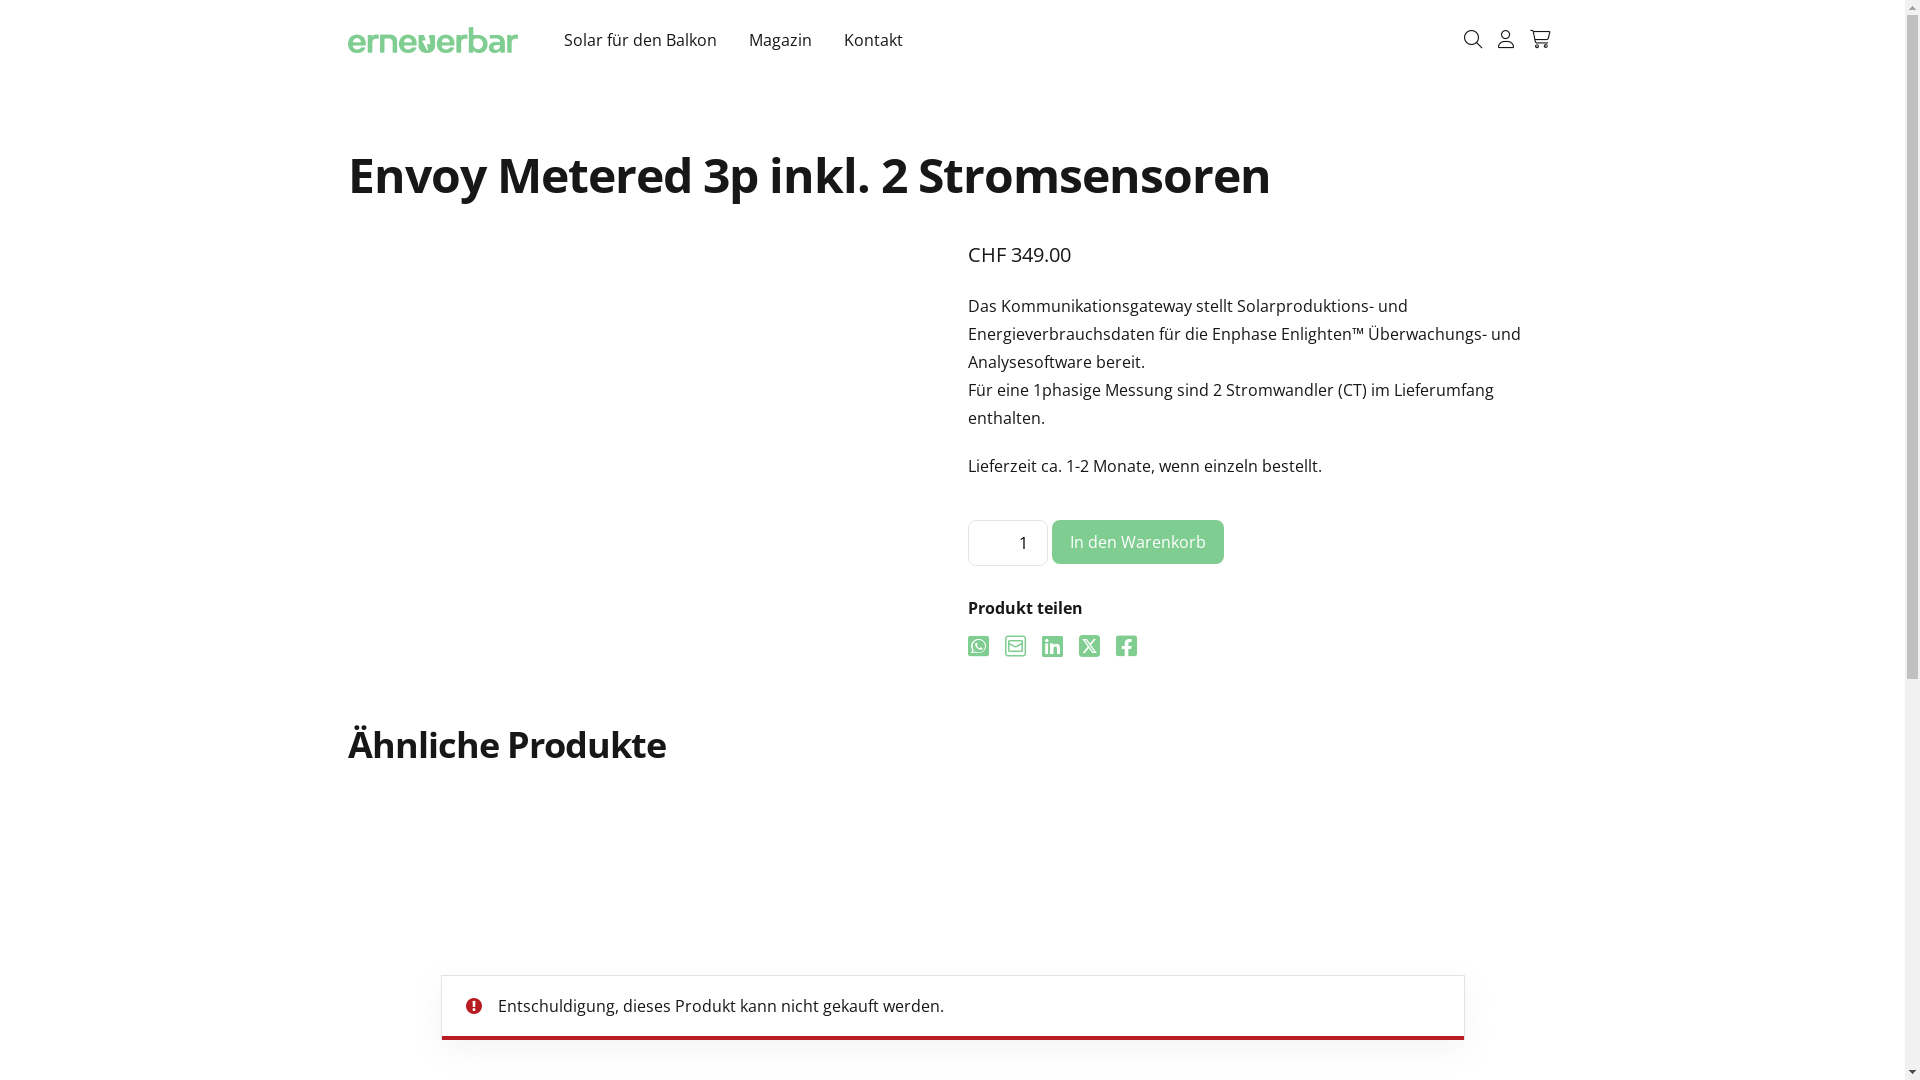  What do you see at coordinates (778, 39) in the screenshot?
I see `'Magazin'` at bounding box center [778, 39].